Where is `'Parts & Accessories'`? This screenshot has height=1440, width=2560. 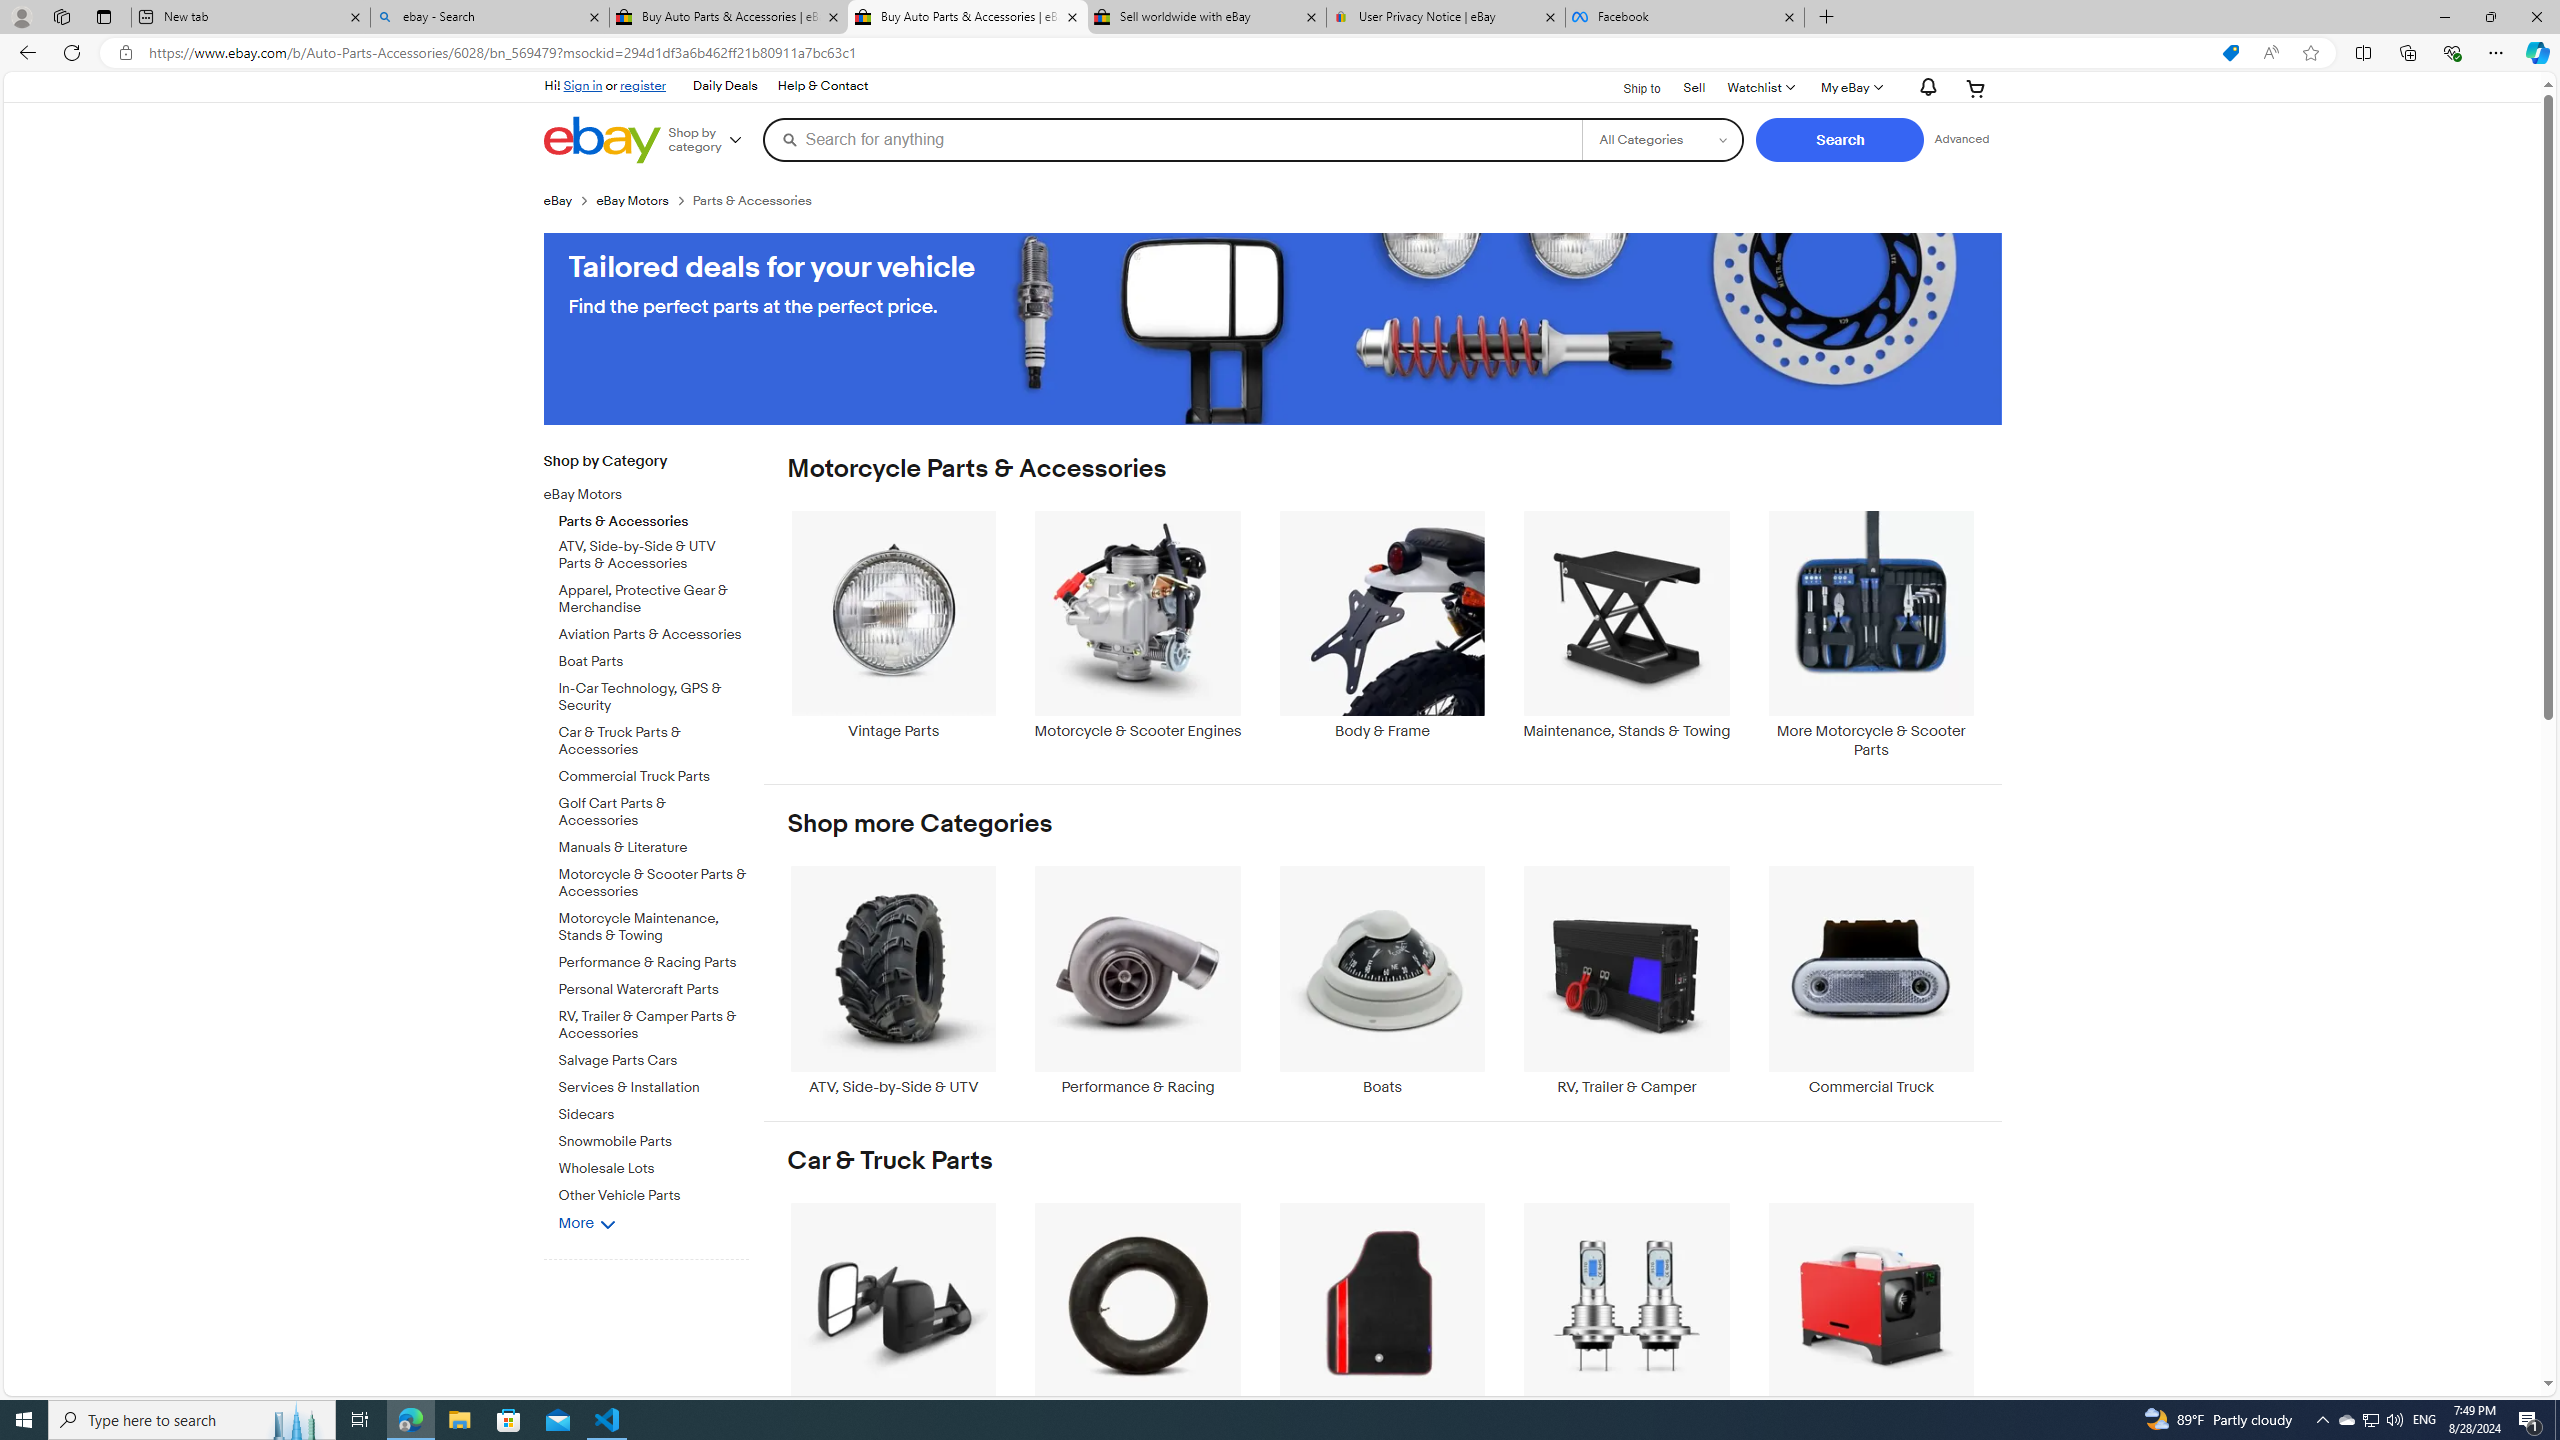
'Parts & Accessories' is located at coordinates (653, 517).